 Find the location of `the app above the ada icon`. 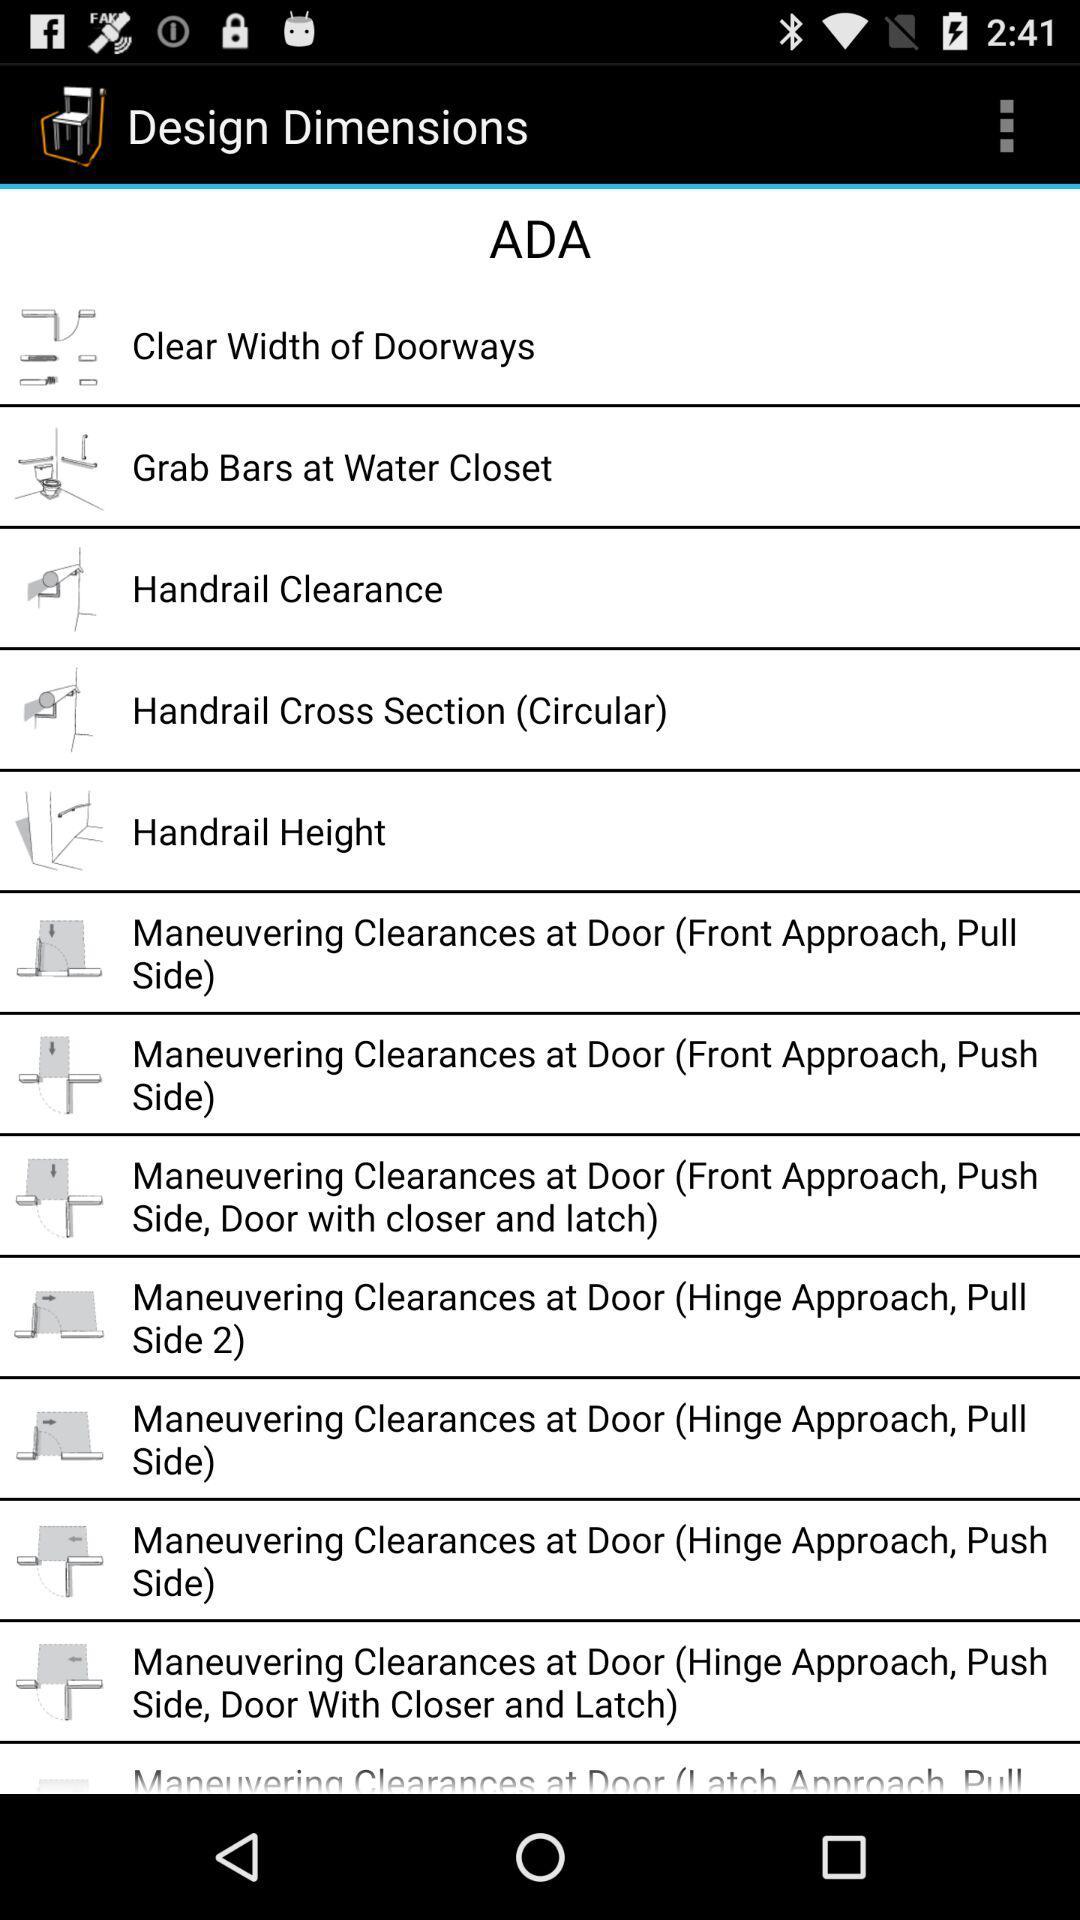

the app above the ada icon is located at coordinates (1006, 124).